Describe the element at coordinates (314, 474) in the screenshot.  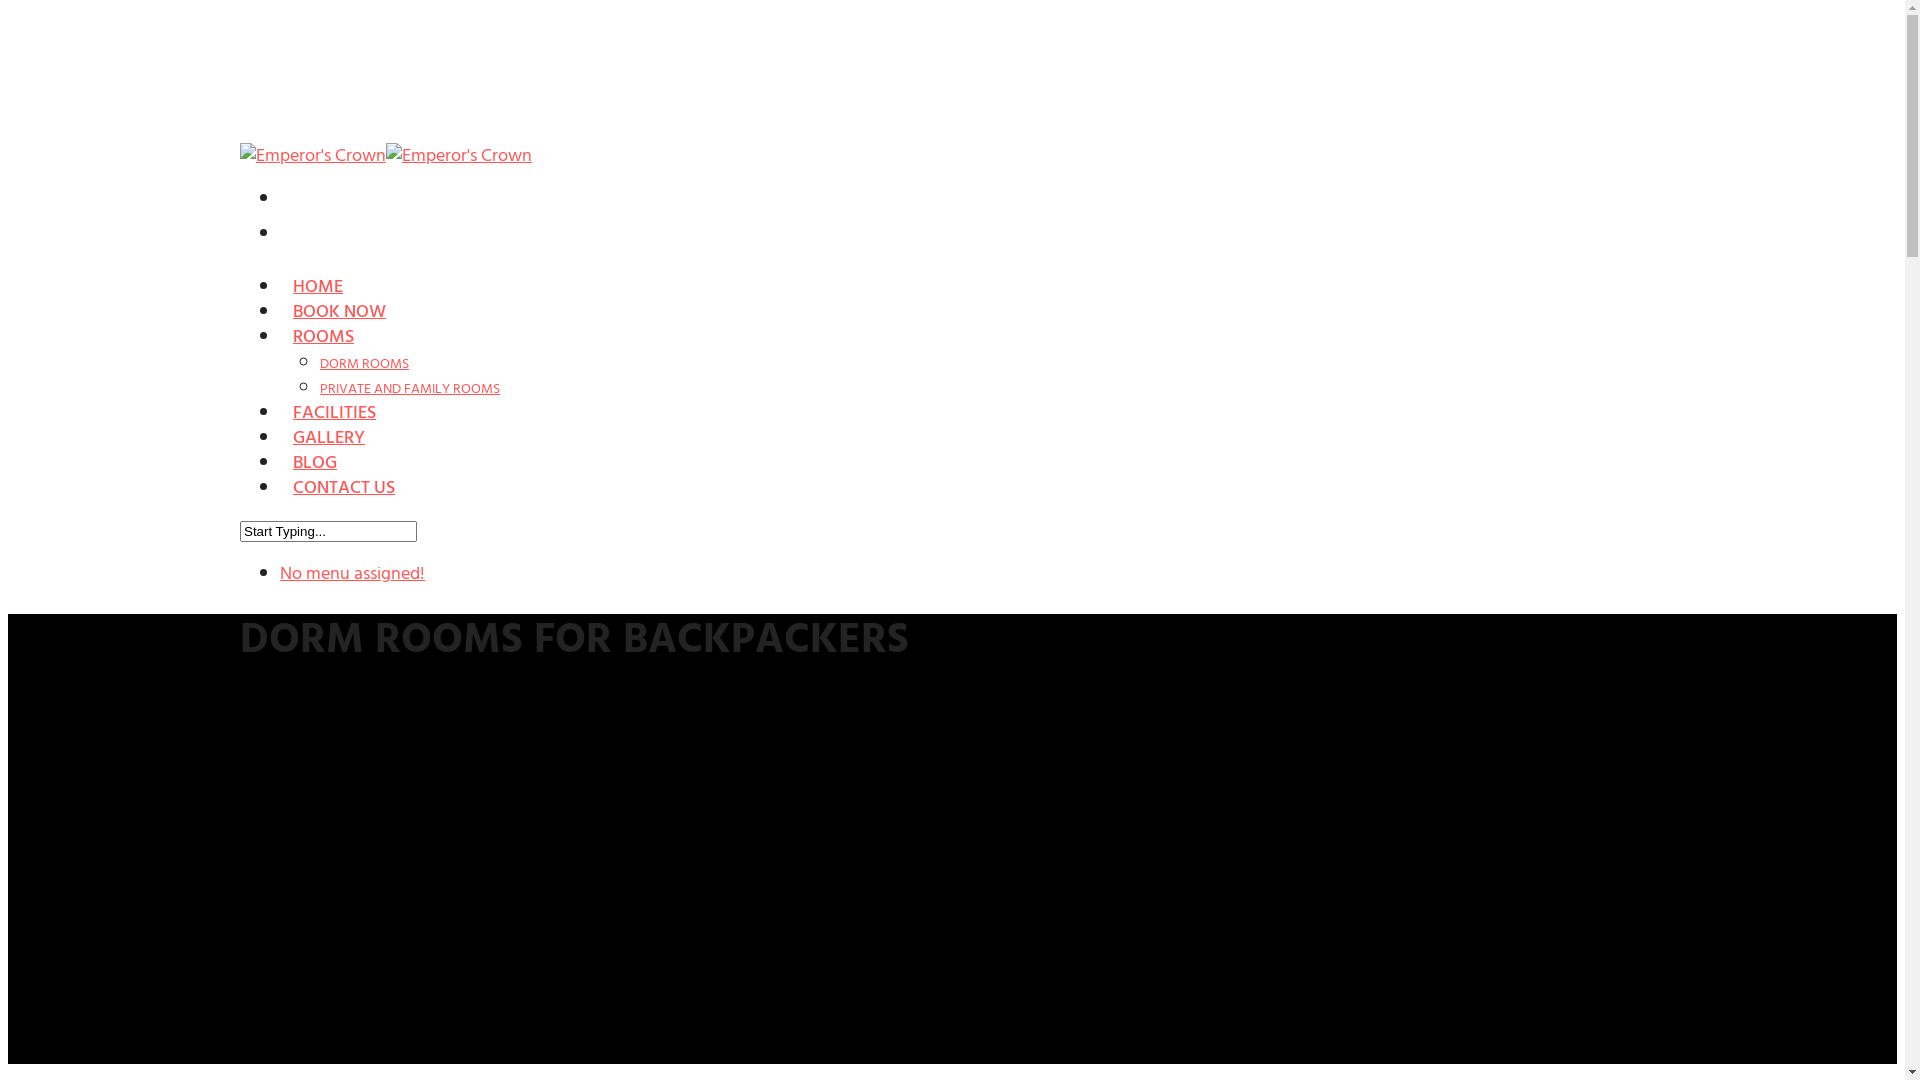
I see `'BLOG'` at that location.